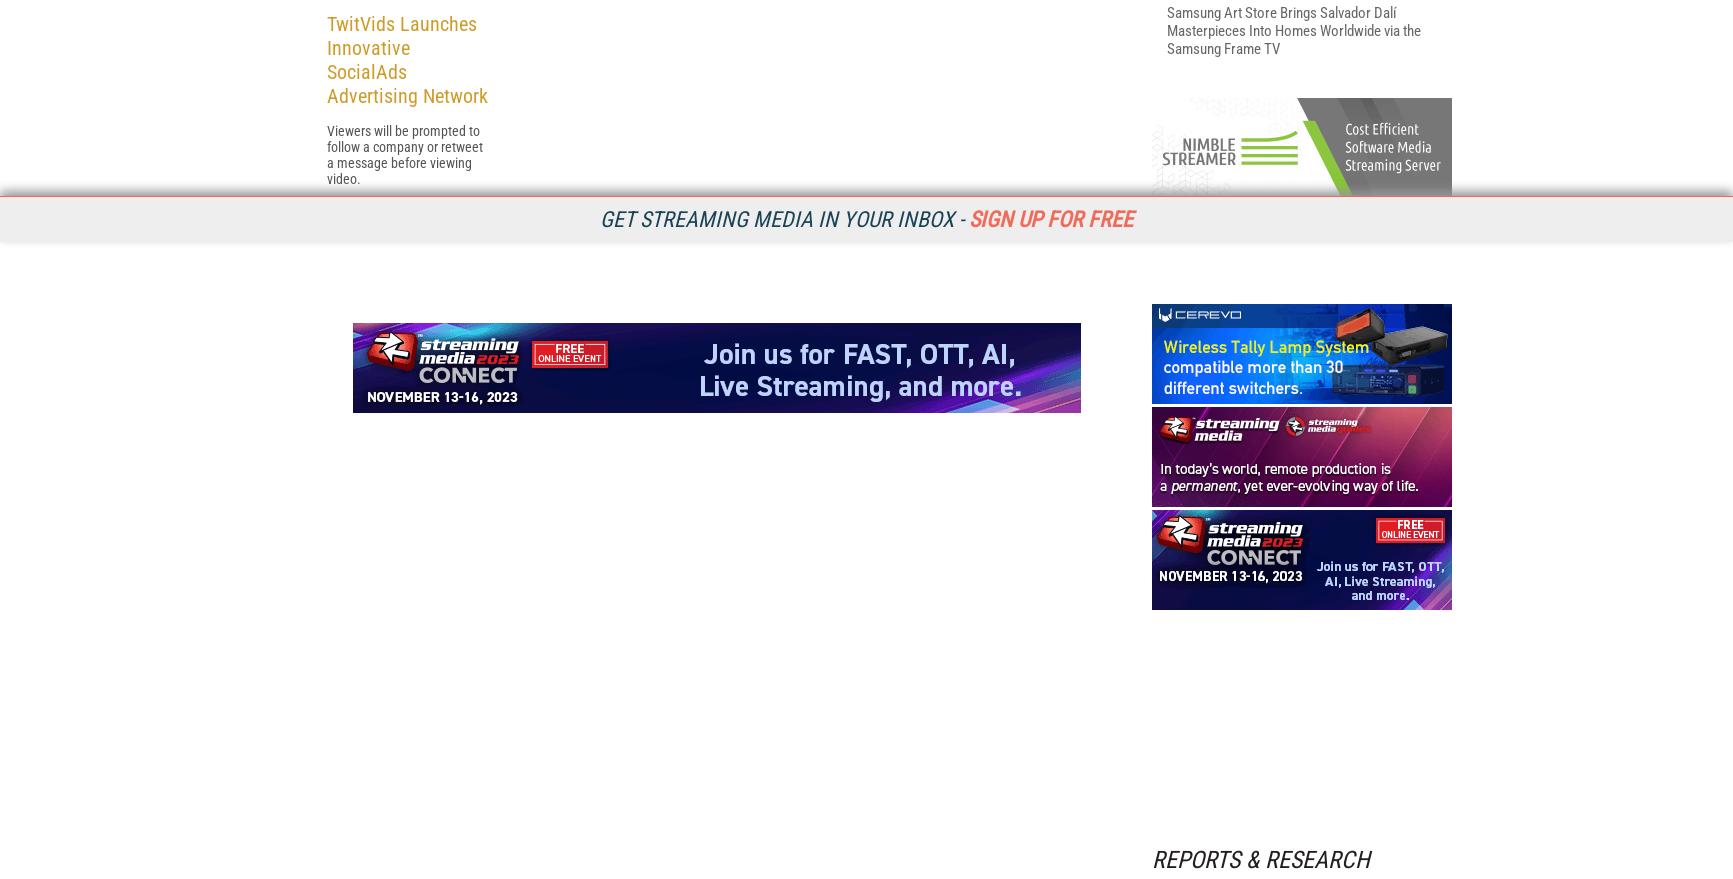  I want to click on 'Vindral: Reliable & Scalable Ultra Low Latency Video Playback', so click(1165, 201).